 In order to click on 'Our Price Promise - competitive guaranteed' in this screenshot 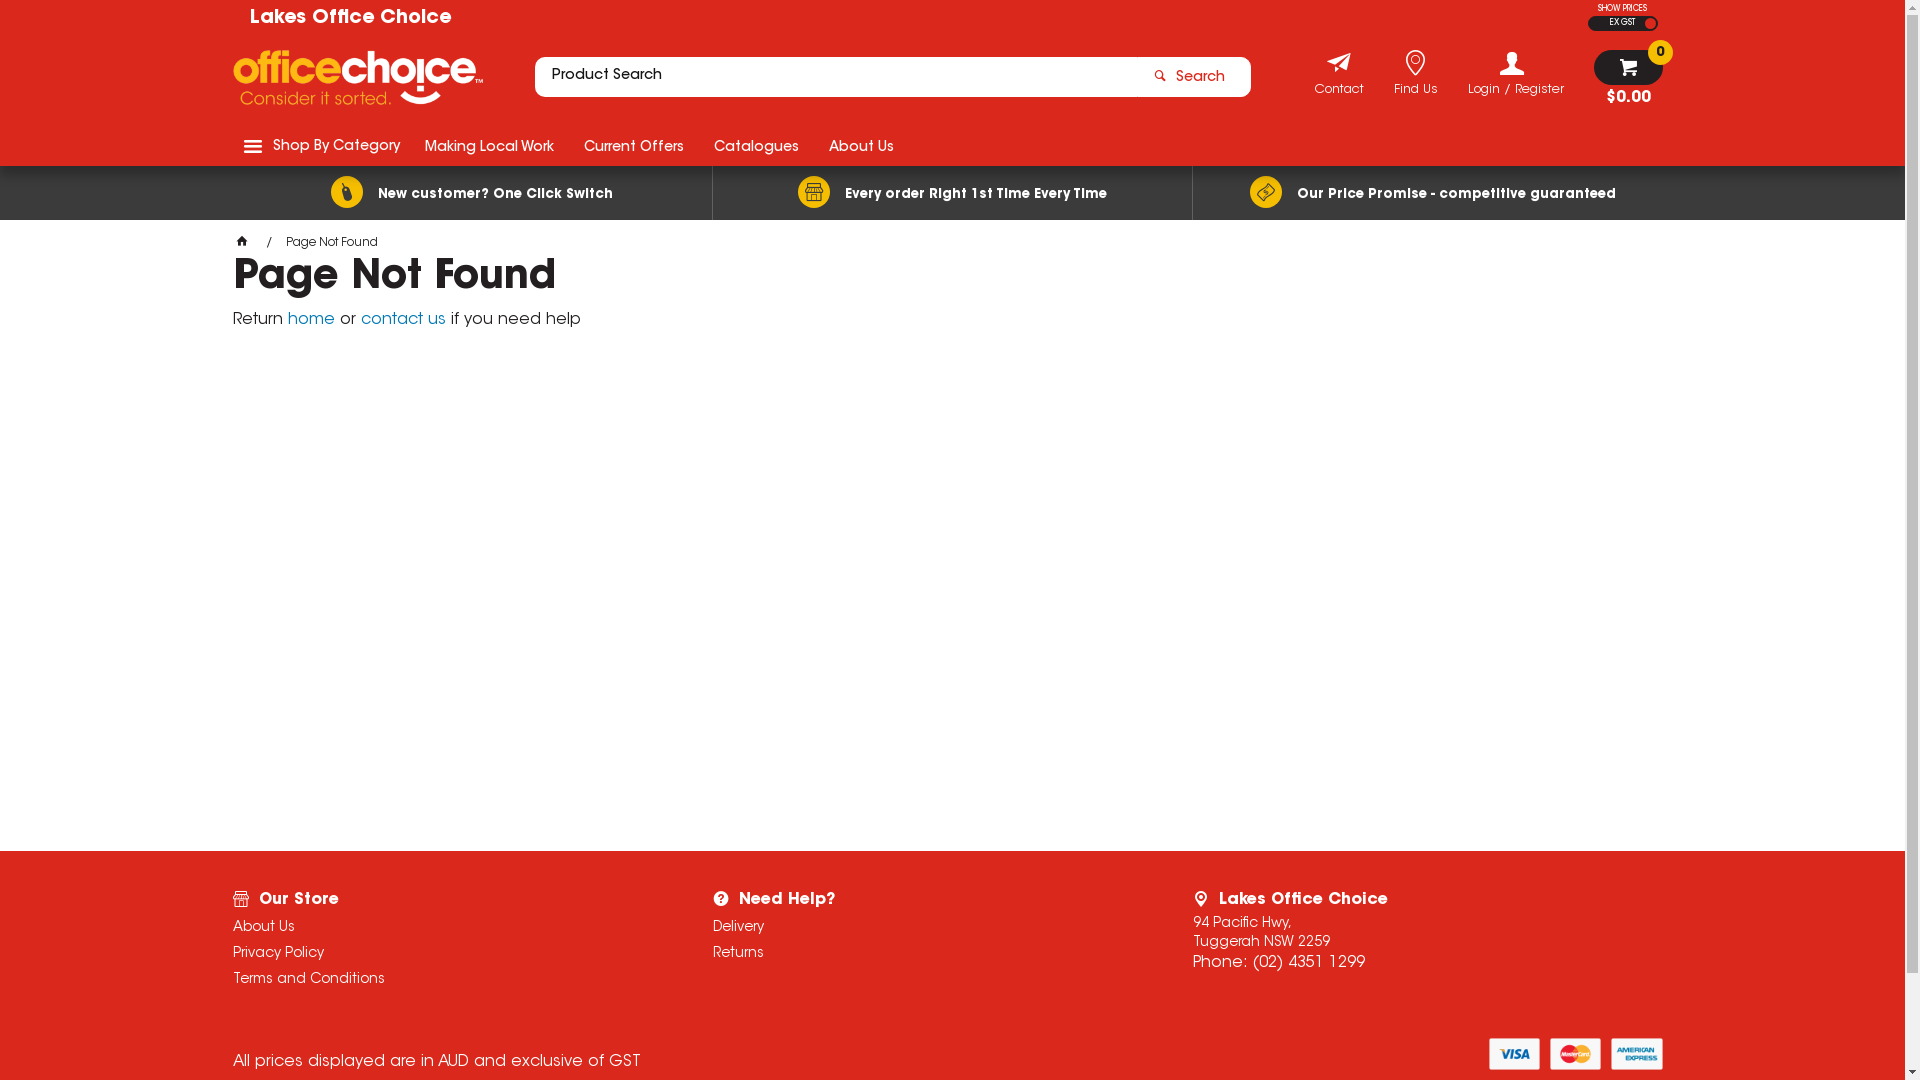, I will do `click(1430, 192)`.